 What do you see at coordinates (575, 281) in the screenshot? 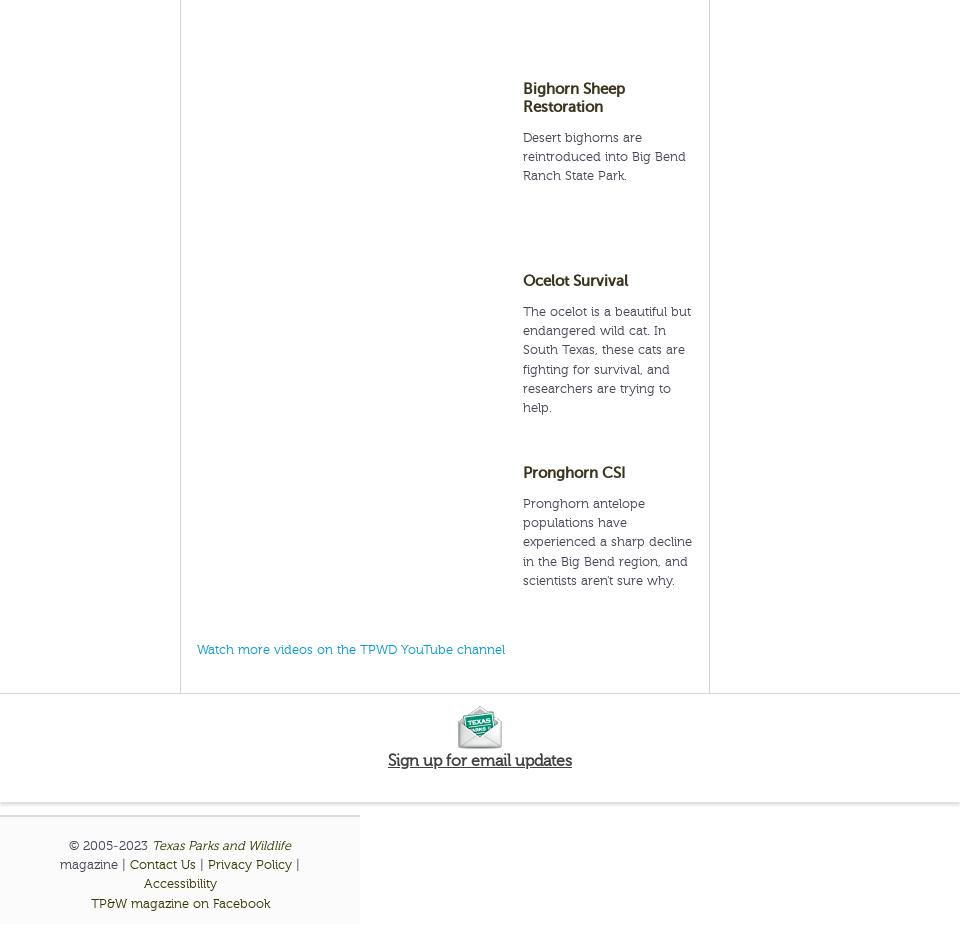
I see `'Ocelot Survival'` at bounding box center [575, 281].